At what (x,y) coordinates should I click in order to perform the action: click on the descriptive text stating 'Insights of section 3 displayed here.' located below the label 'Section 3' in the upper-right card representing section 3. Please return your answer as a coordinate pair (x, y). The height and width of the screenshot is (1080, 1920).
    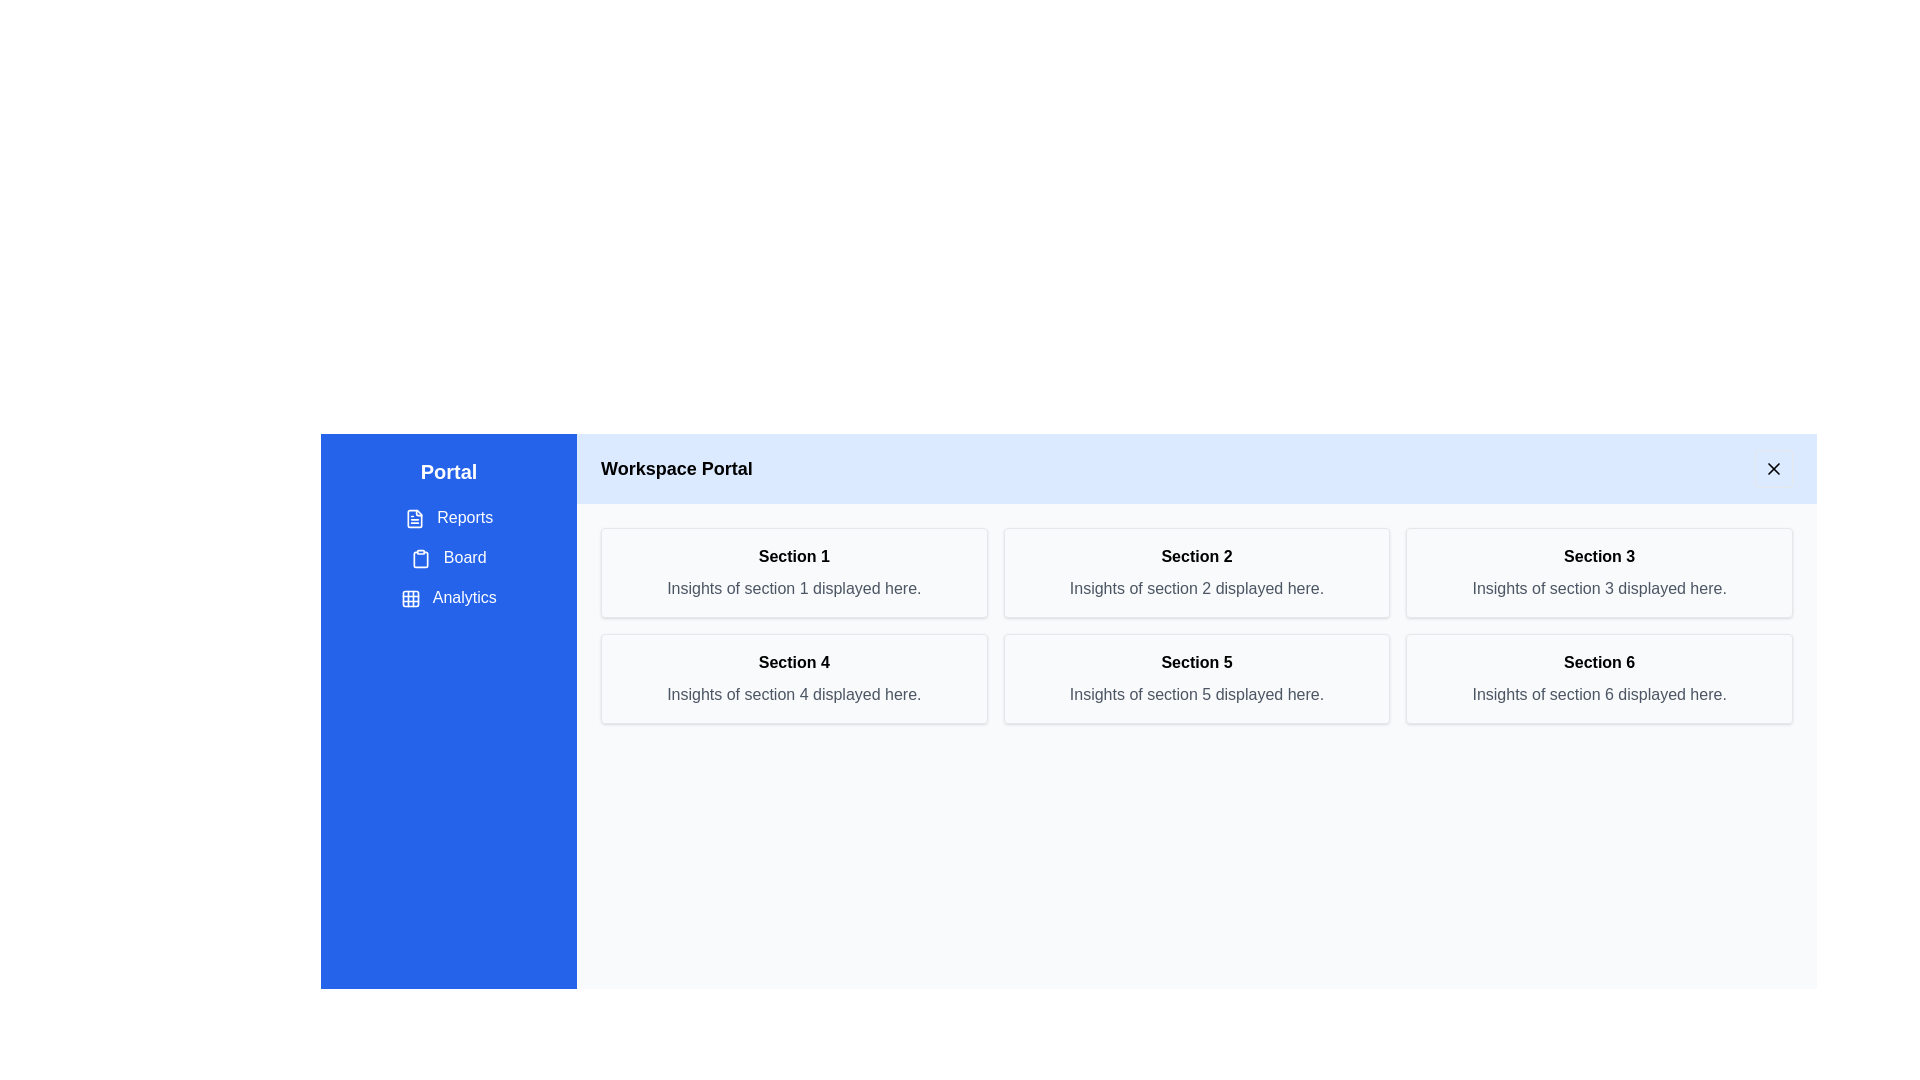
    Looking at the image, I should click on (1598, 588).